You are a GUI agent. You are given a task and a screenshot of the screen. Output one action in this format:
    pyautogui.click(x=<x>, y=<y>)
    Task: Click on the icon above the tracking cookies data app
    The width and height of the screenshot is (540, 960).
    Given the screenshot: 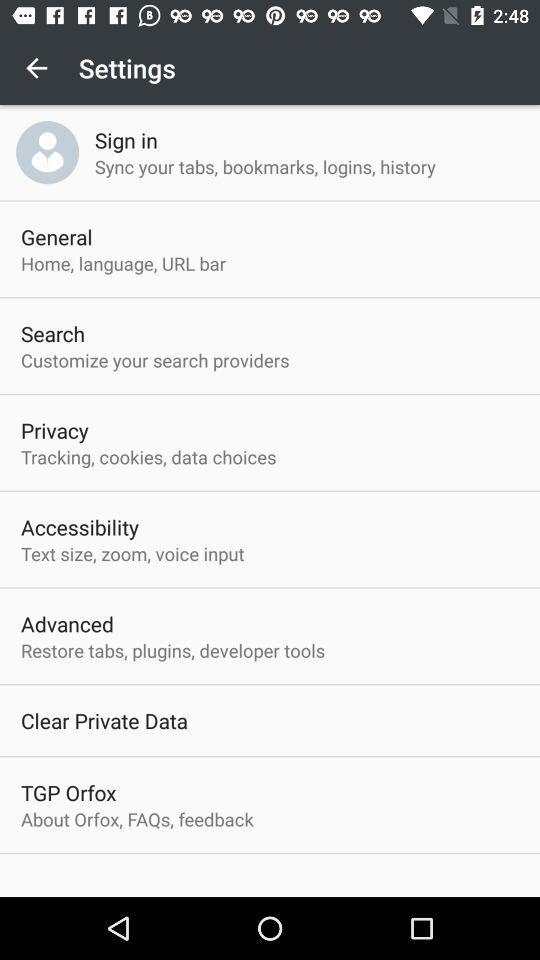 What is the action you would take?
    pyautogui.click(x=54, y=430)
    